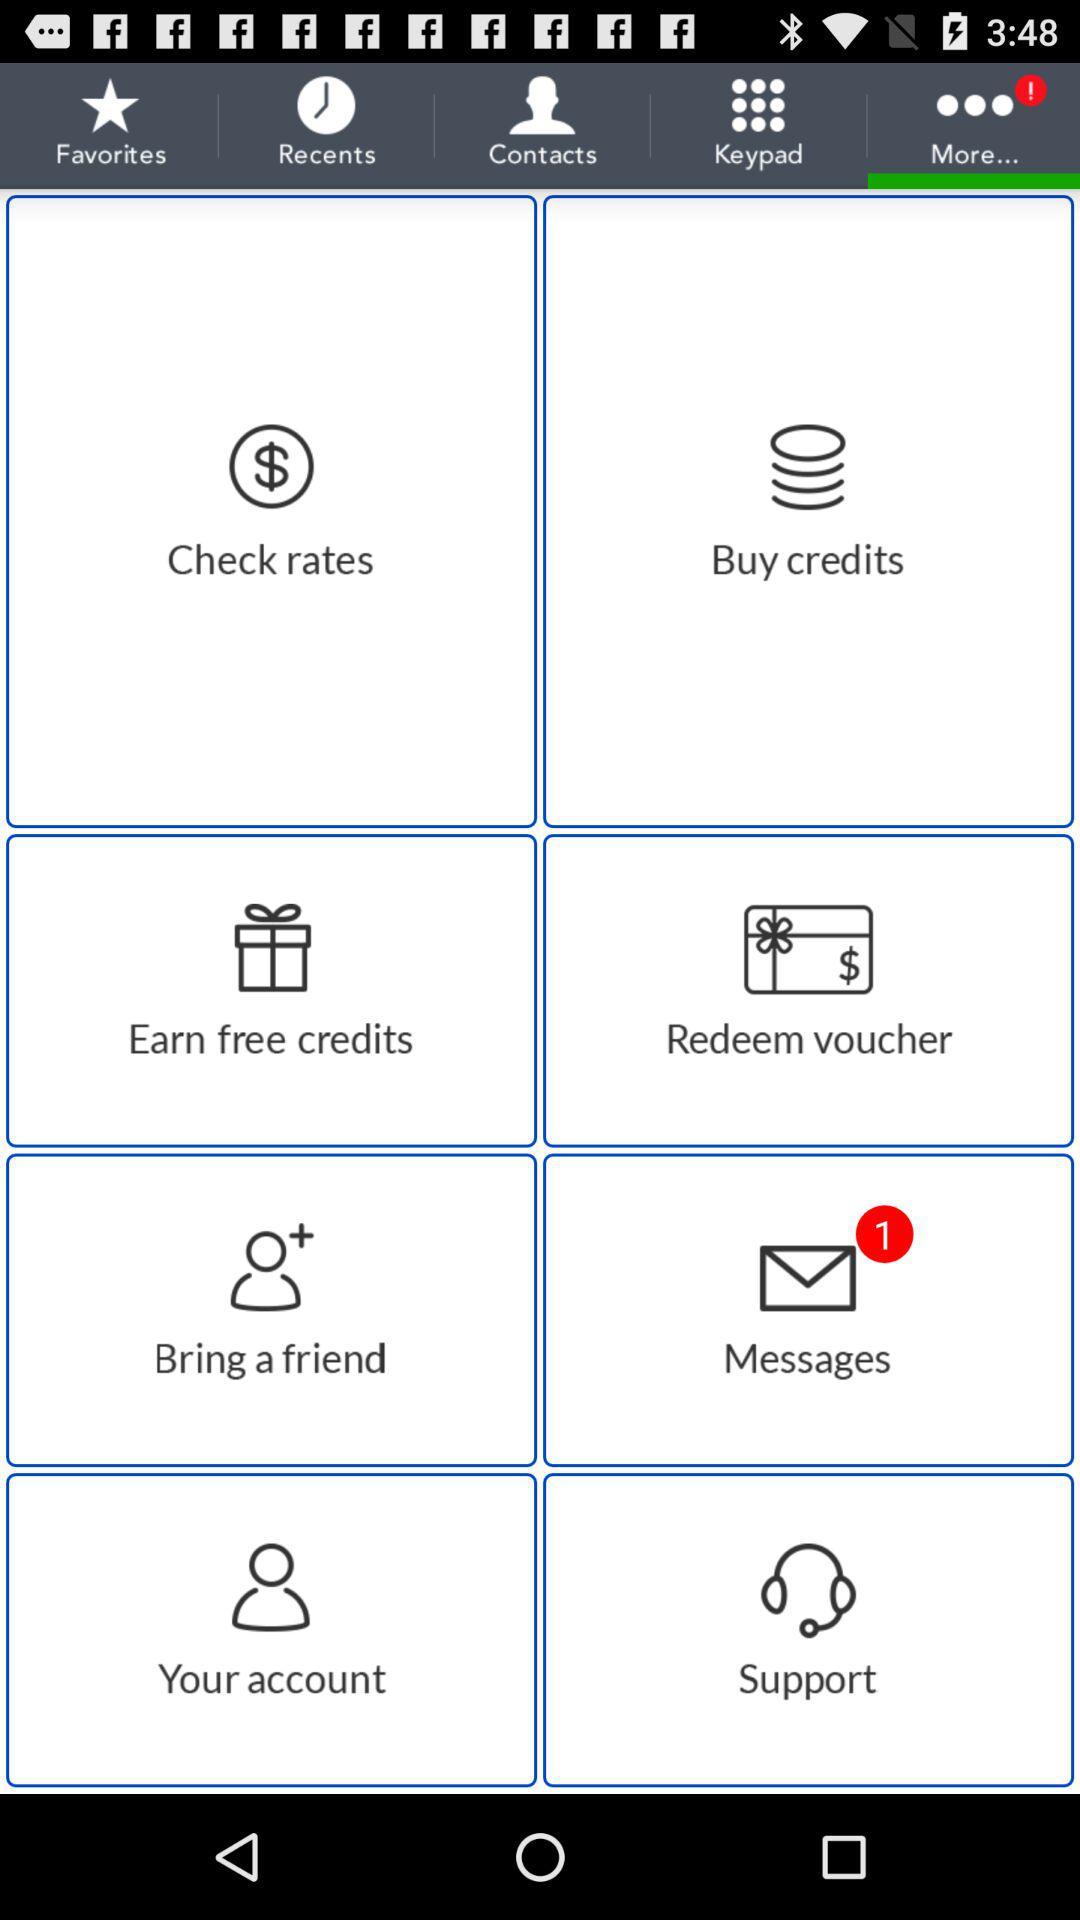 The height and width of the screenshot is (1920, 1080). Describe the element at coordinates (271, 1630) in the screenshot. I see `switch contacts option` at that location.